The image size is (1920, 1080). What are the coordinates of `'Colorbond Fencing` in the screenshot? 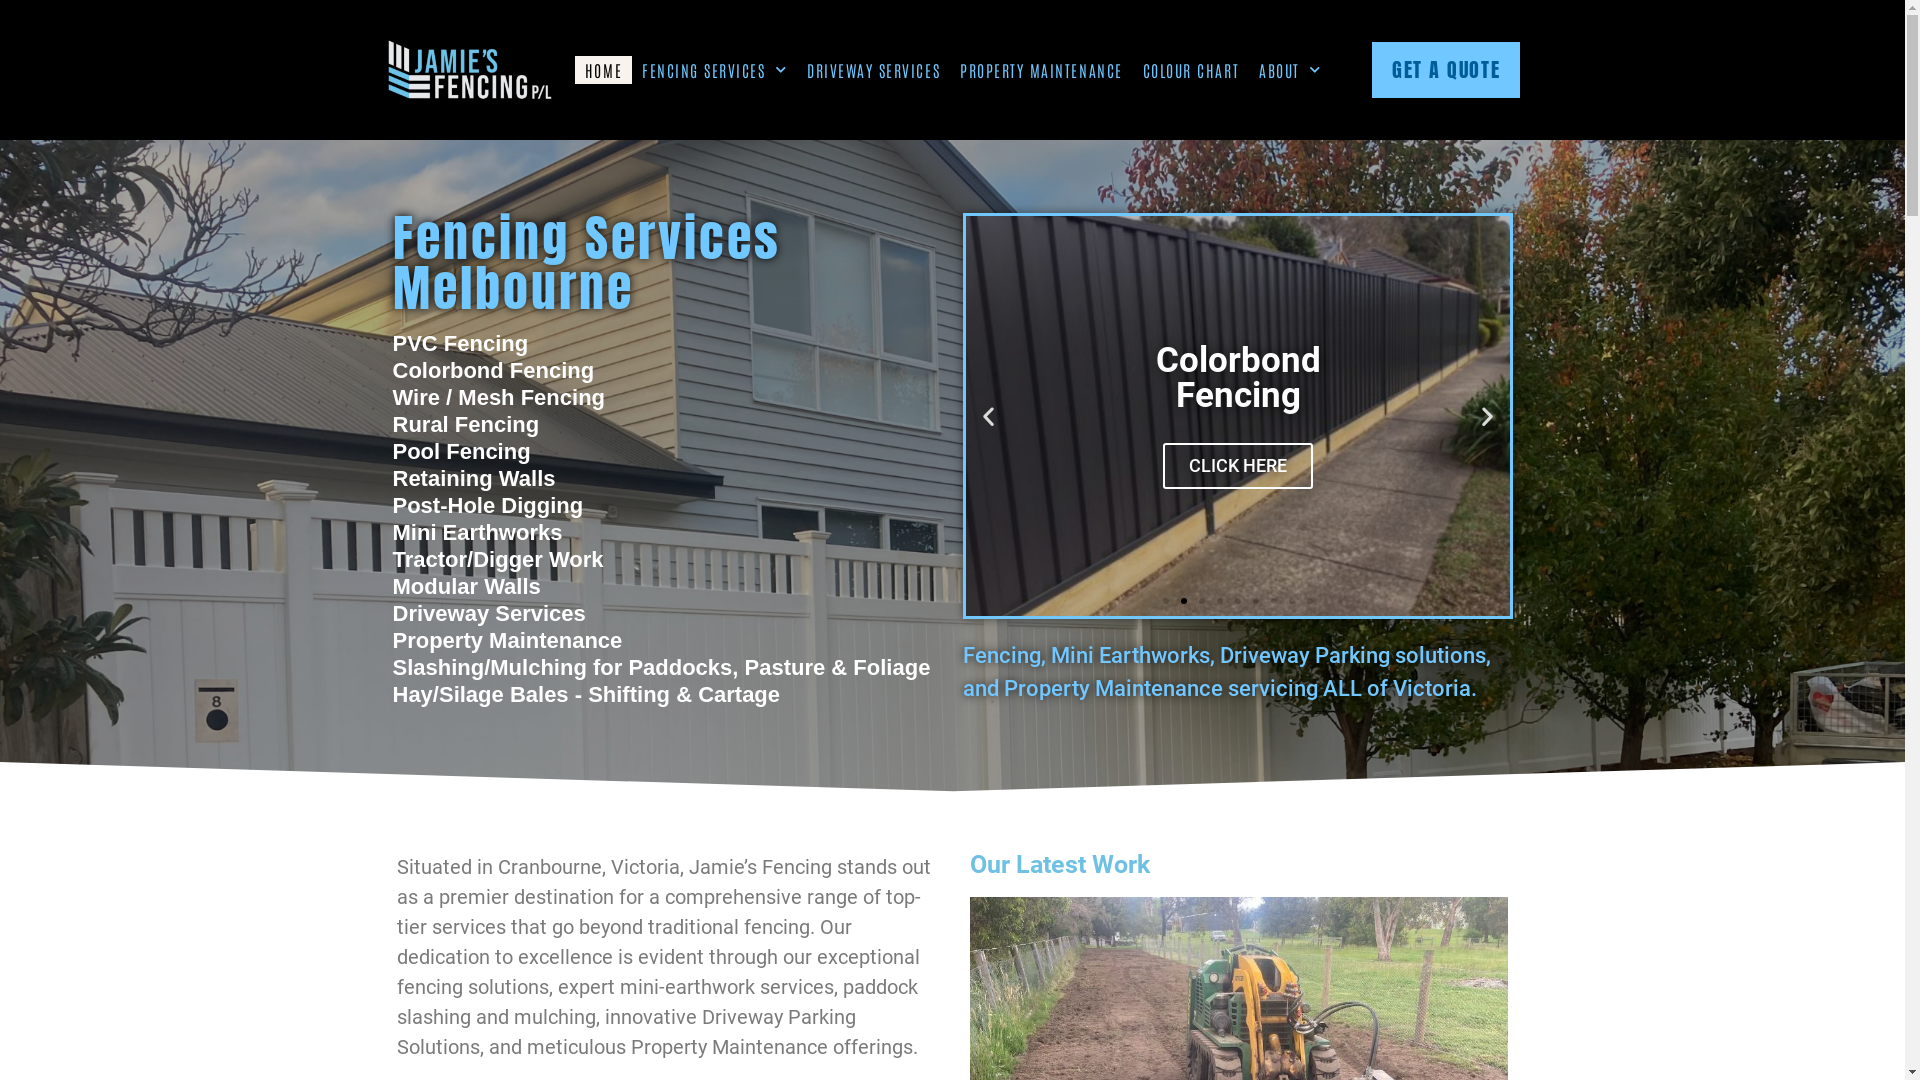 It's located at (1237, 415).